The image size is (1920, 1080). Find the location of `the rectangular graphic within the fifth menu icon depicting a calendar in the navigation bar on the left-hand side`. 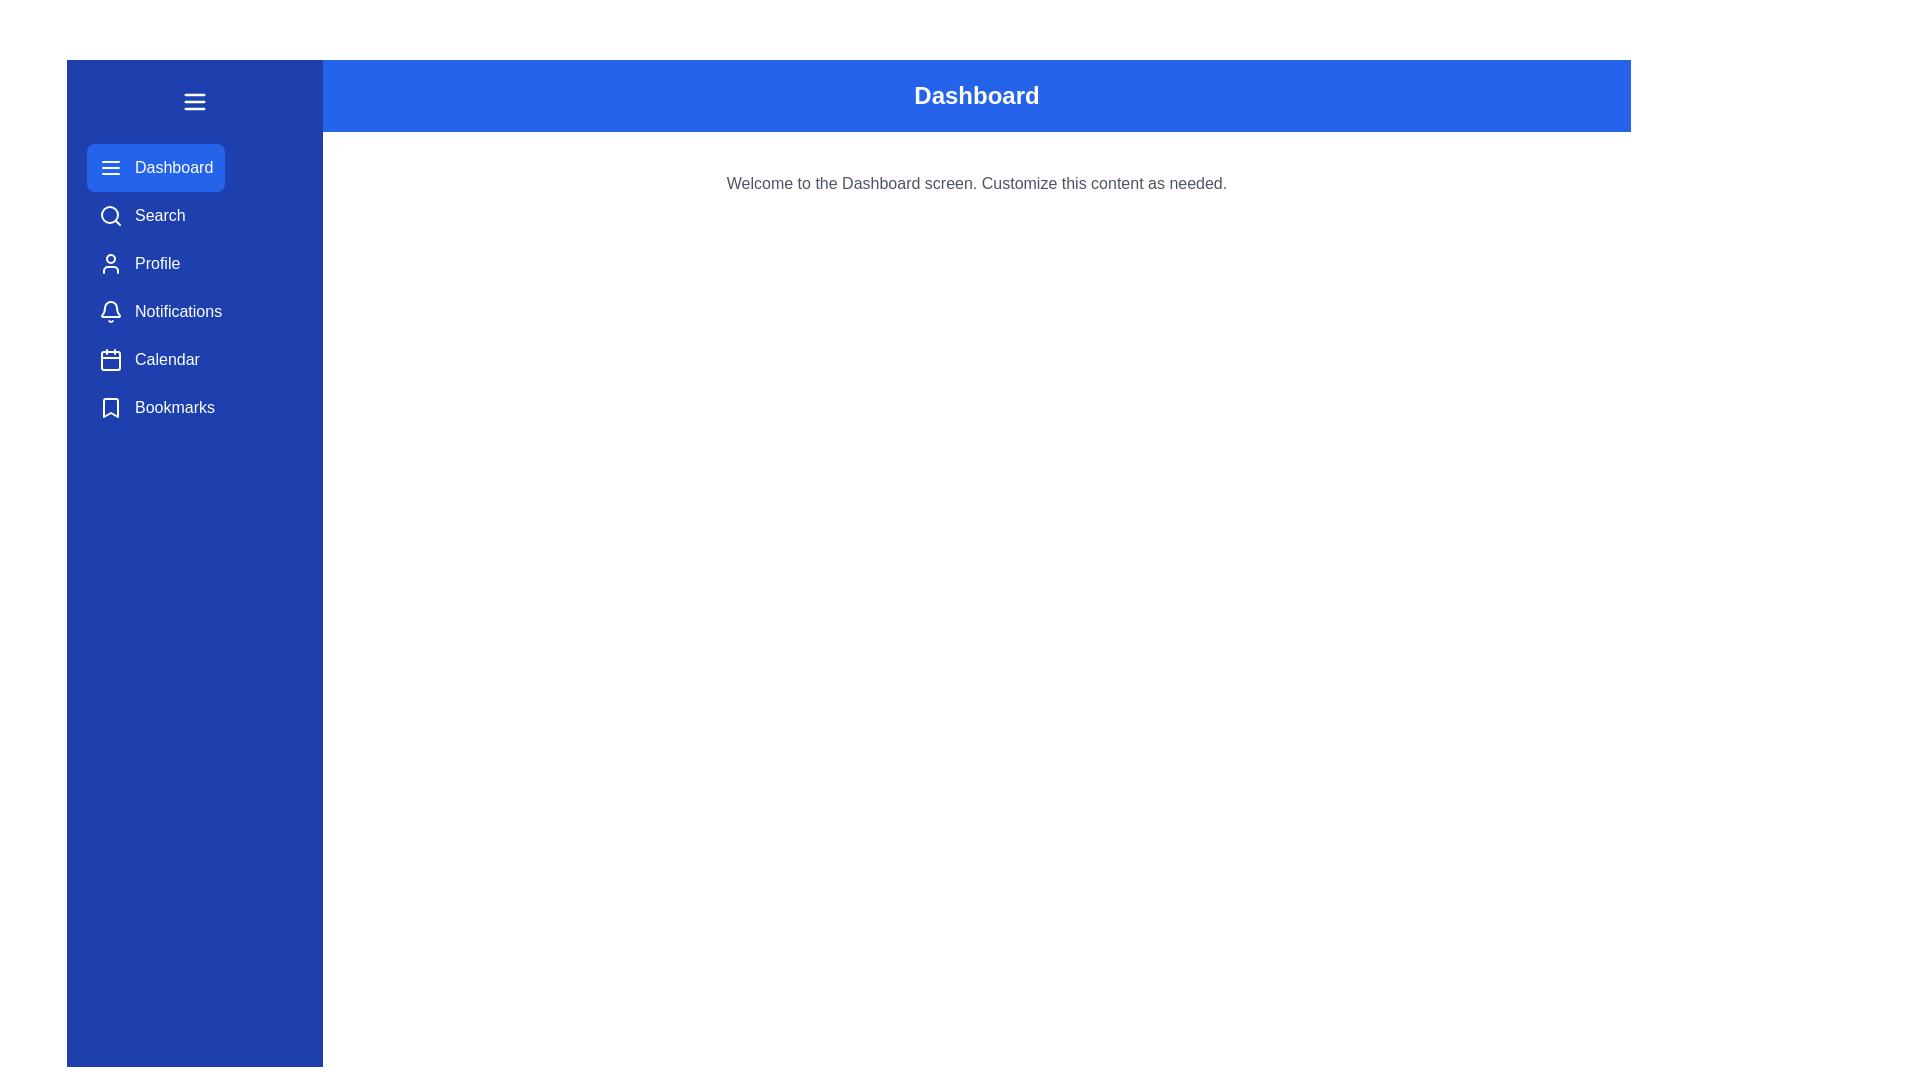

the rectangular graphic within the fifth menu icon depicting a calendar in the navigation bar on the left-hand side is located at coordinates (109, 361).